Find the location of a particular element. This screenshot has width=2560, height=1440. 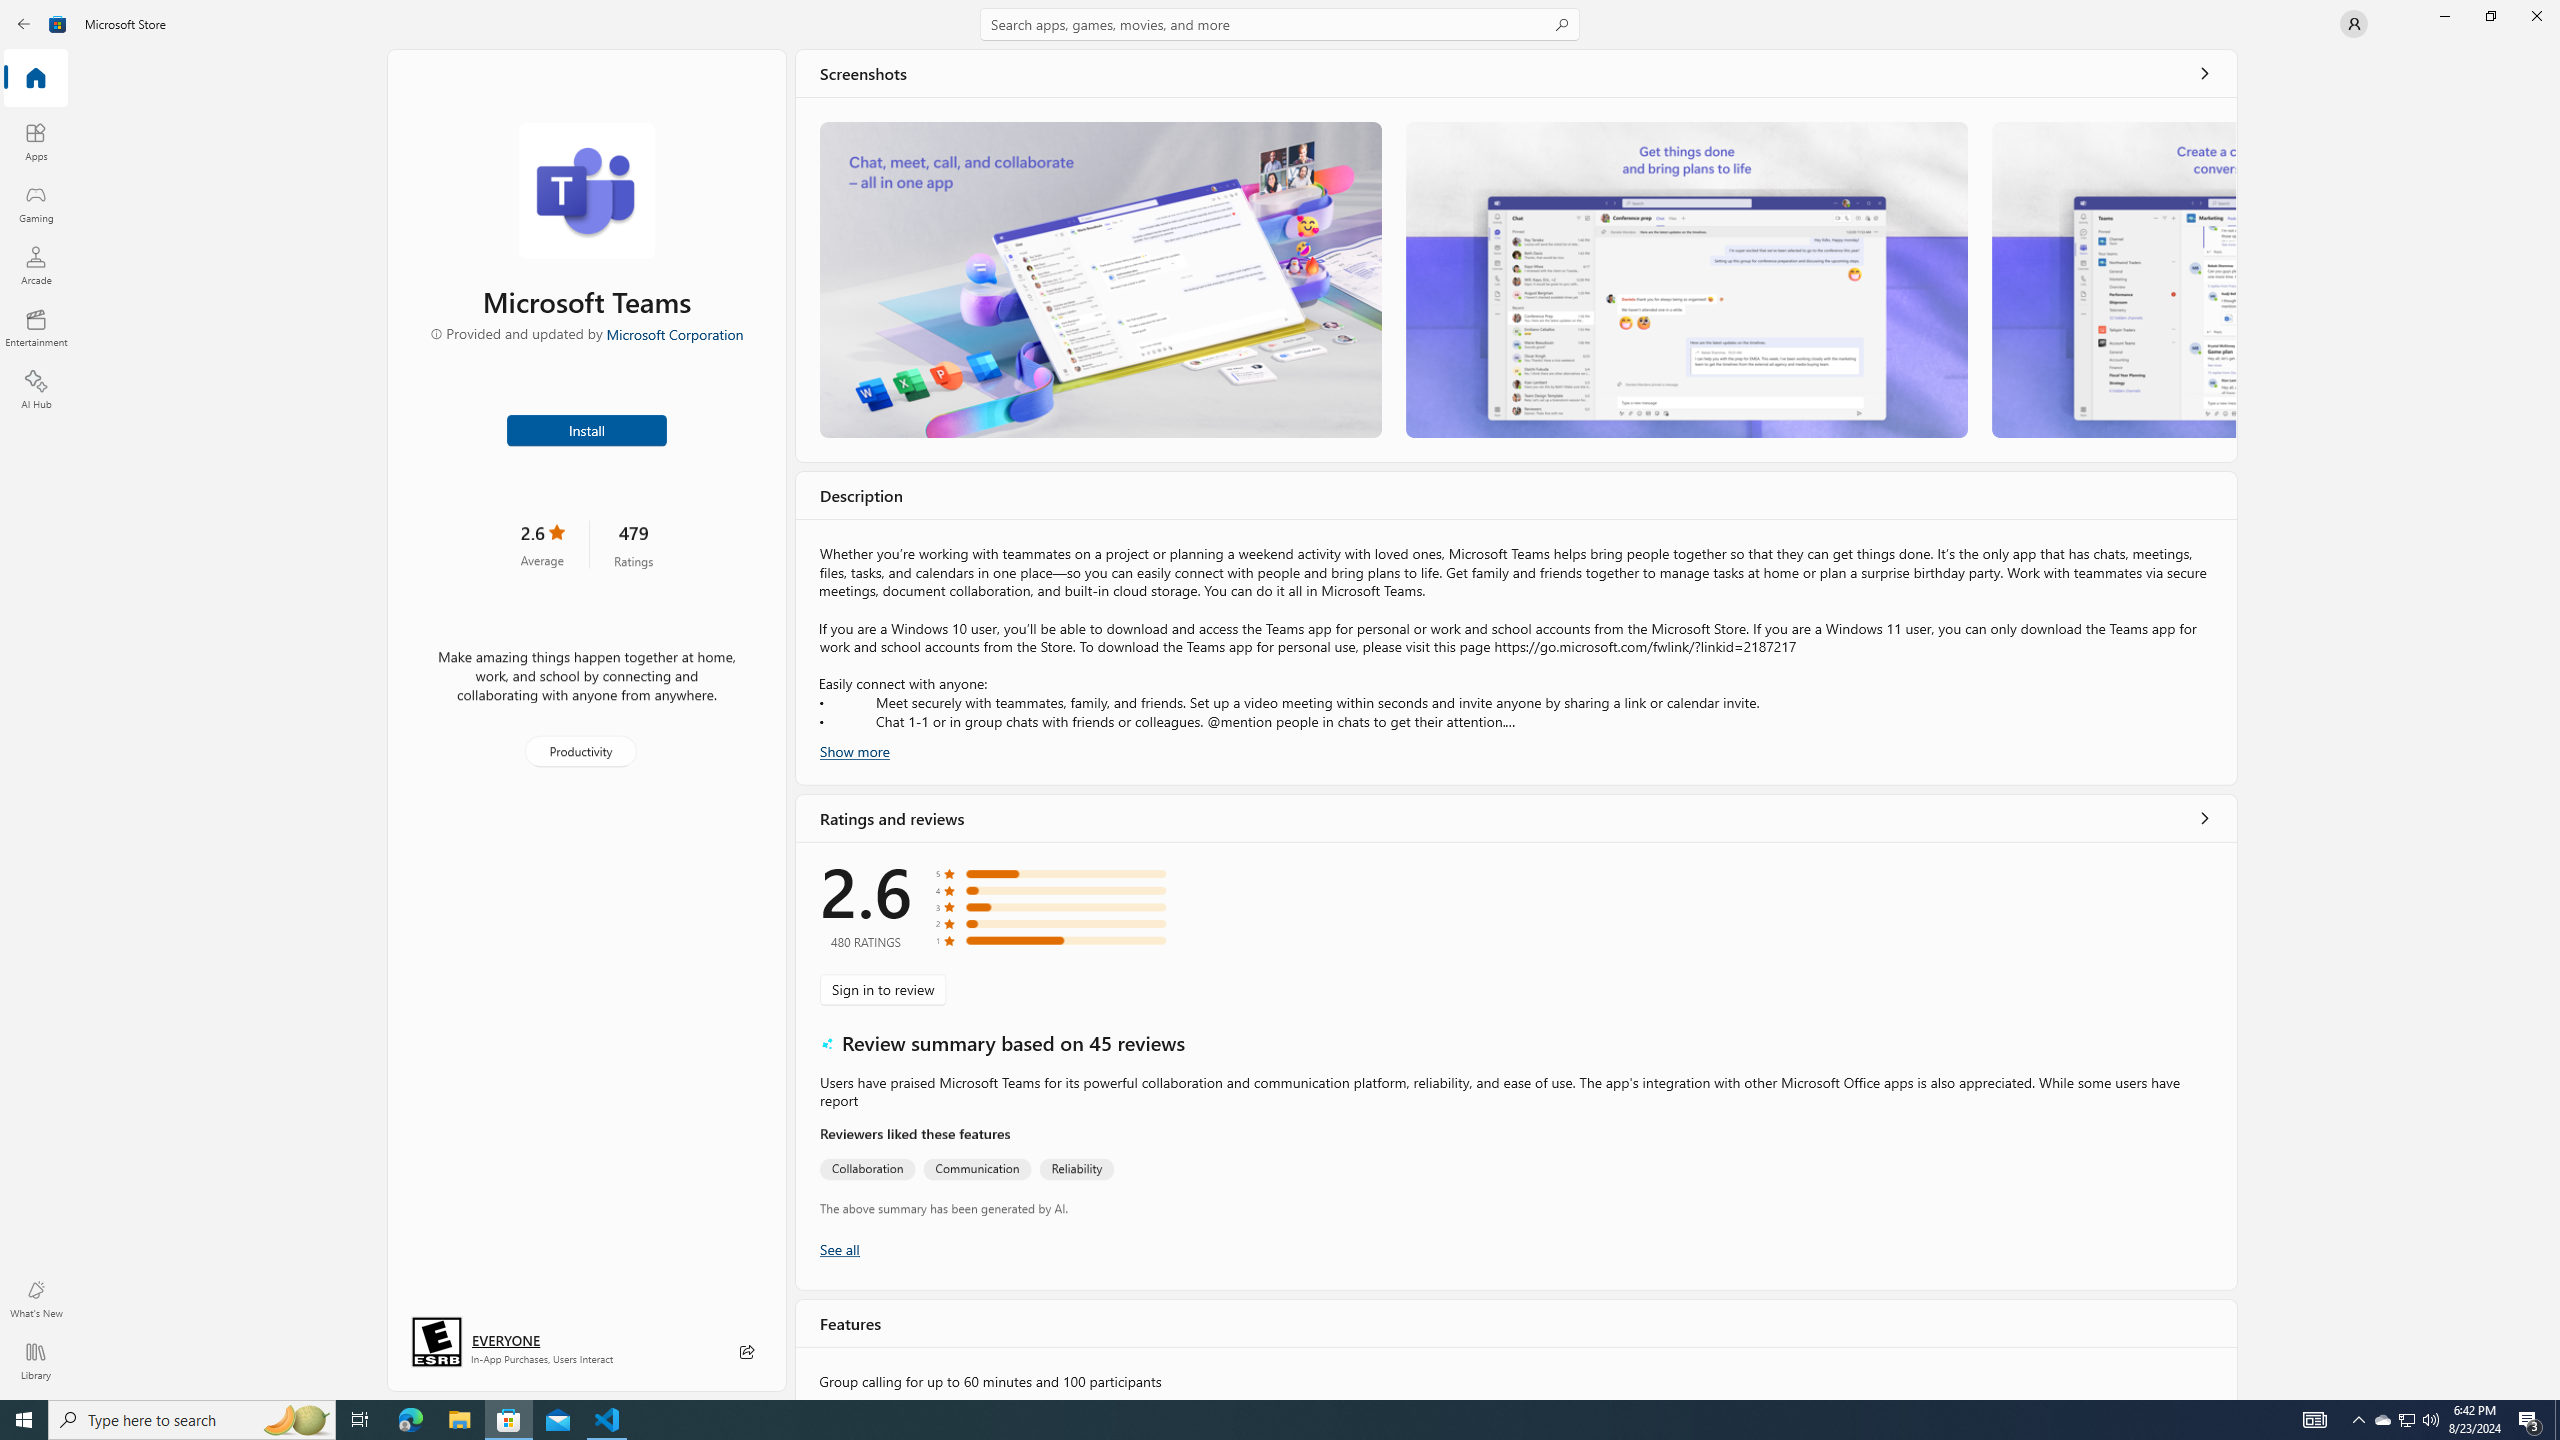

'Search' is located at coordinates (1280, 23).